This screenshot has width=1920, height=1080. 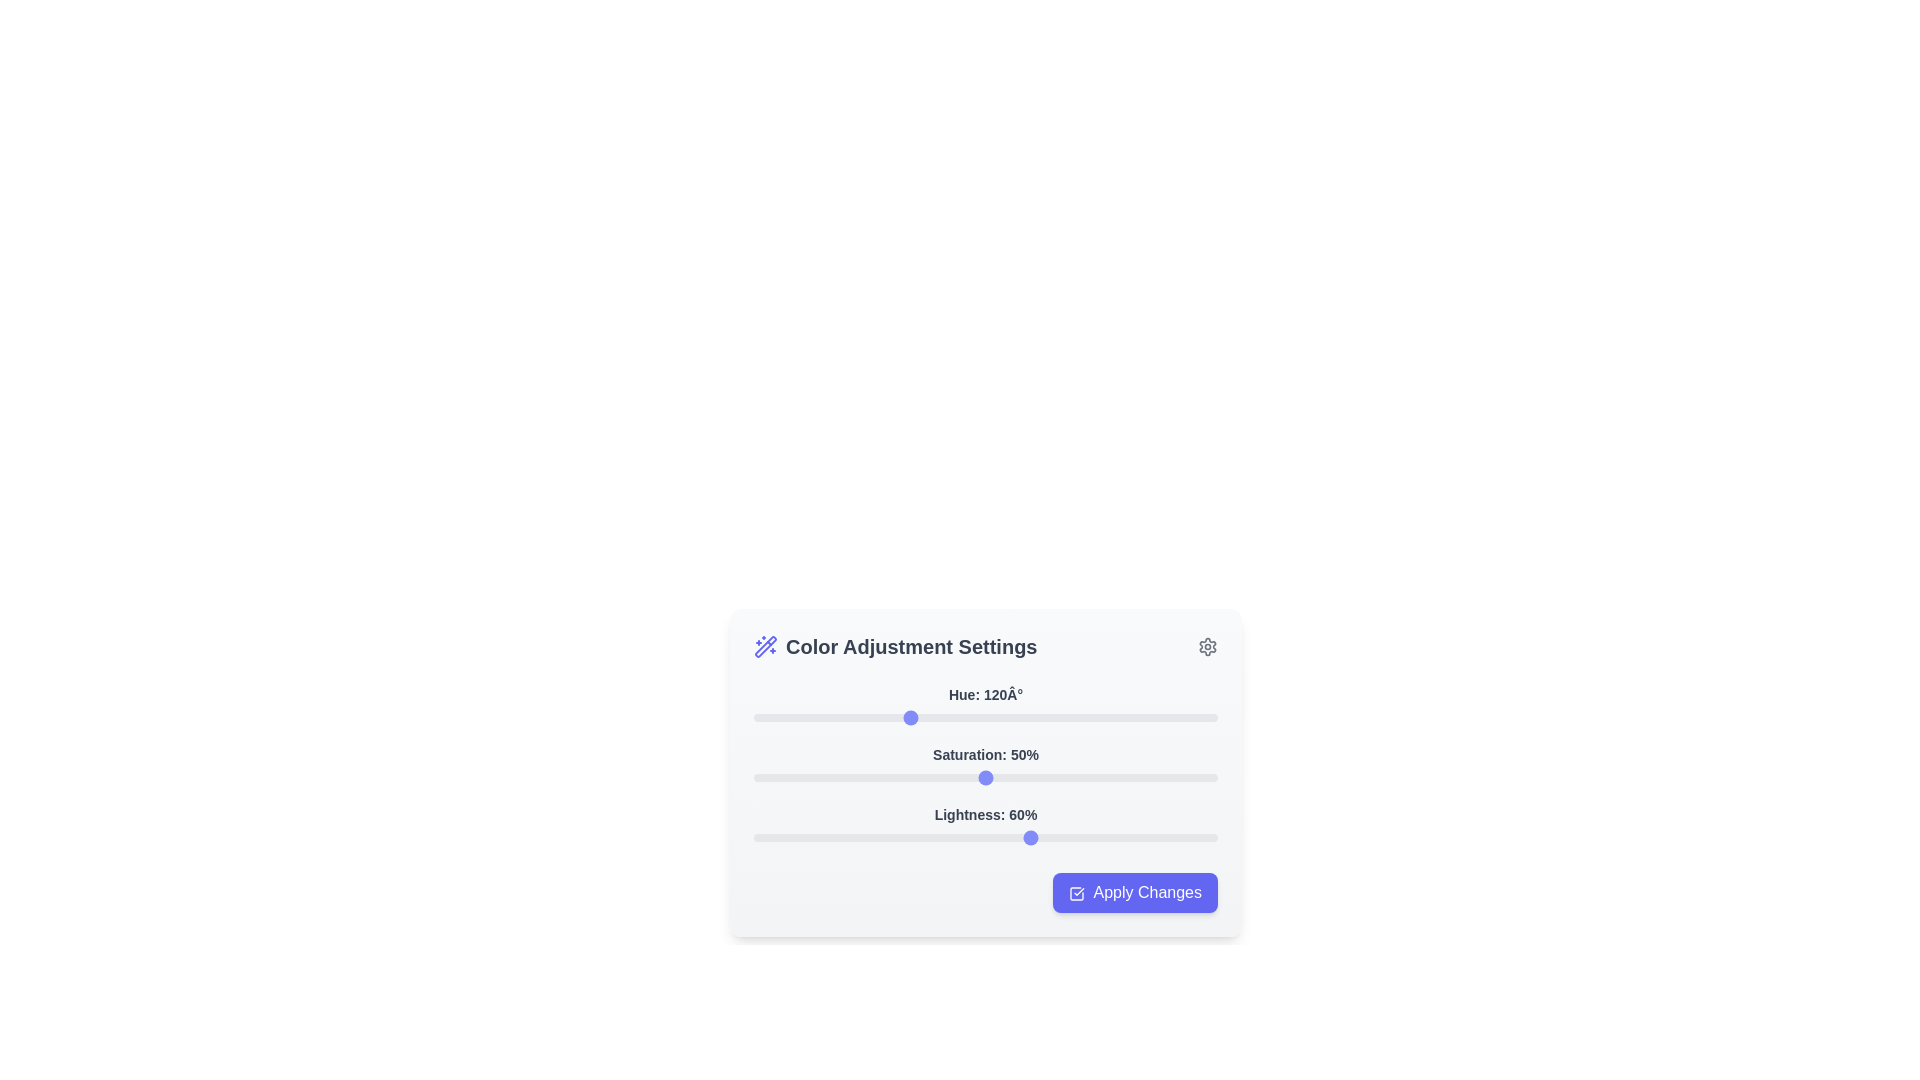 I want to click on the 'Apply Changes' button, which is a large rectangular button with rounded corners, bright indigo background, white text, and a checkmark icon on the left, located at the bottom-right corner of the 'Color Adjustment Settings' modal, so click(x=1135, y=892).